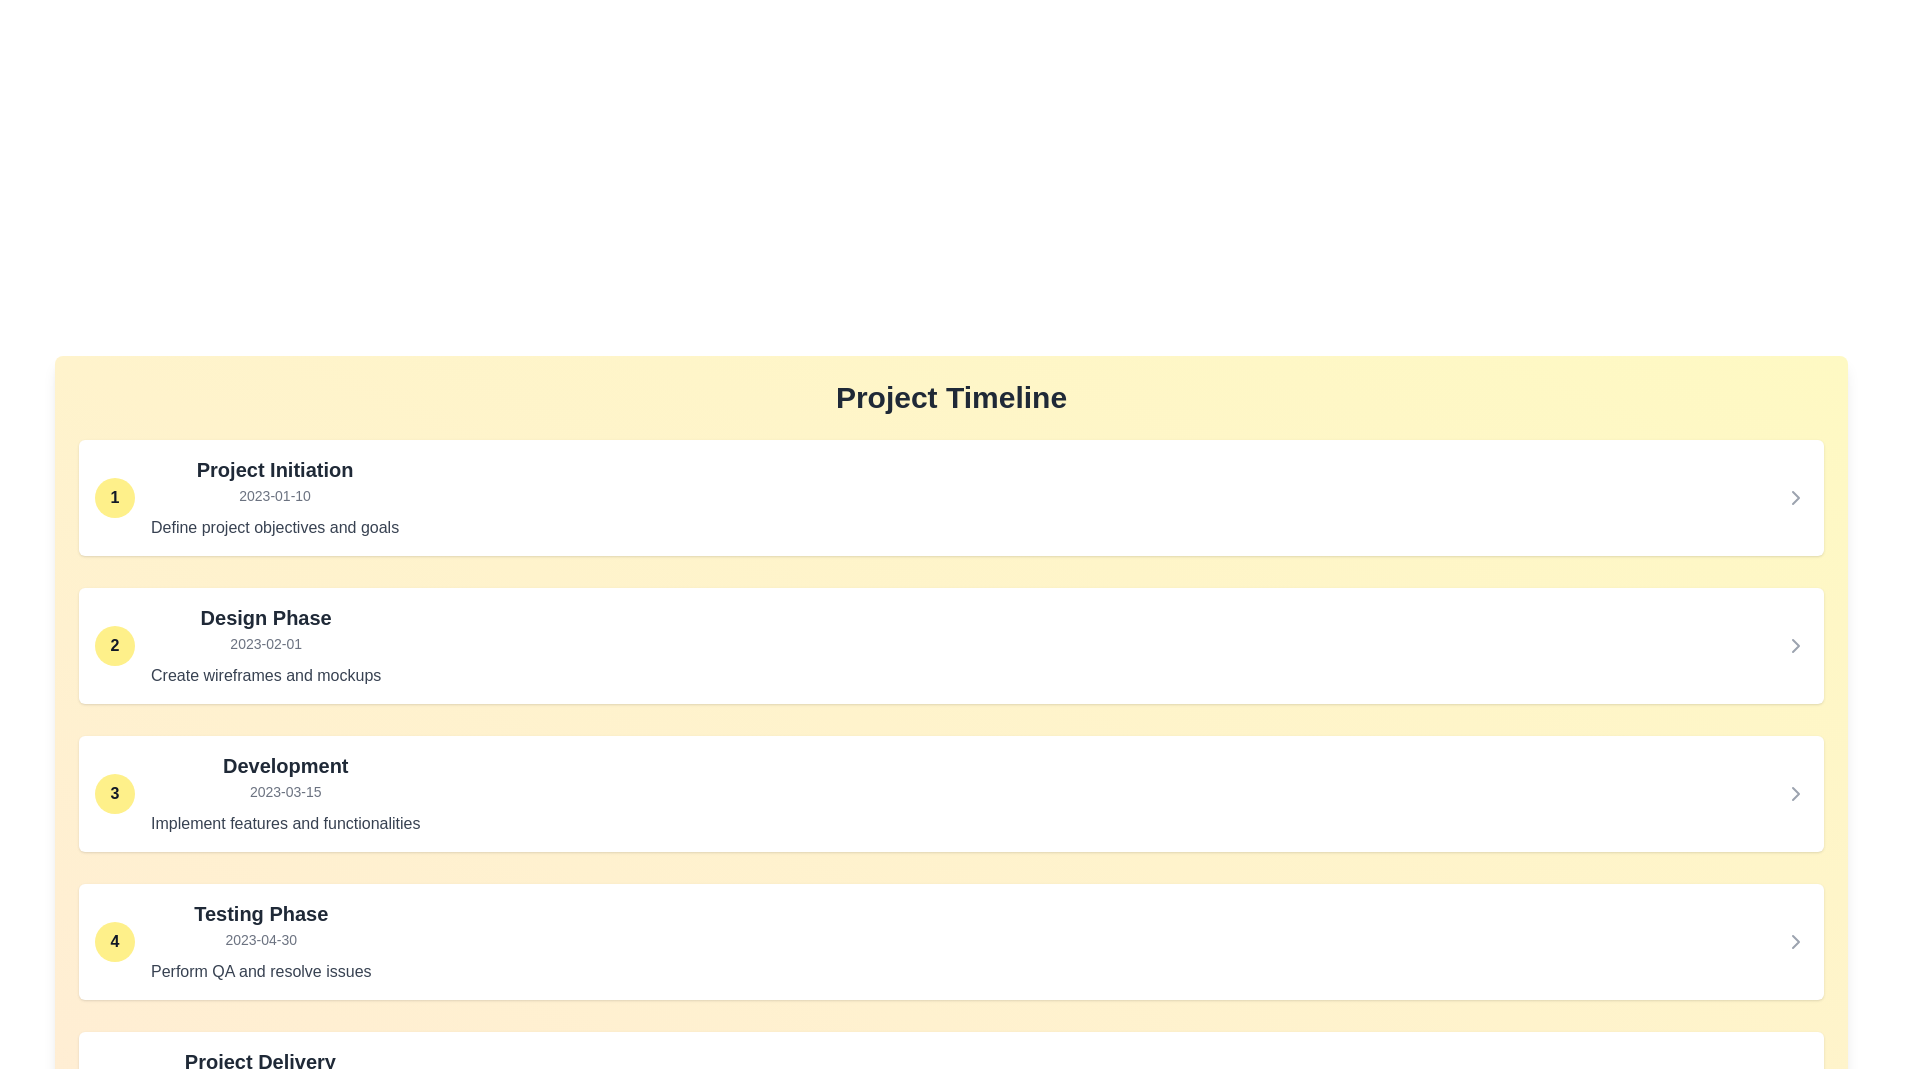  Describe the element at coordinates (1795, 496) in the screenshot. I see `the Chevron/Arrow icon on the right side of the first row under the 'Project Timeline' heading` at that location.